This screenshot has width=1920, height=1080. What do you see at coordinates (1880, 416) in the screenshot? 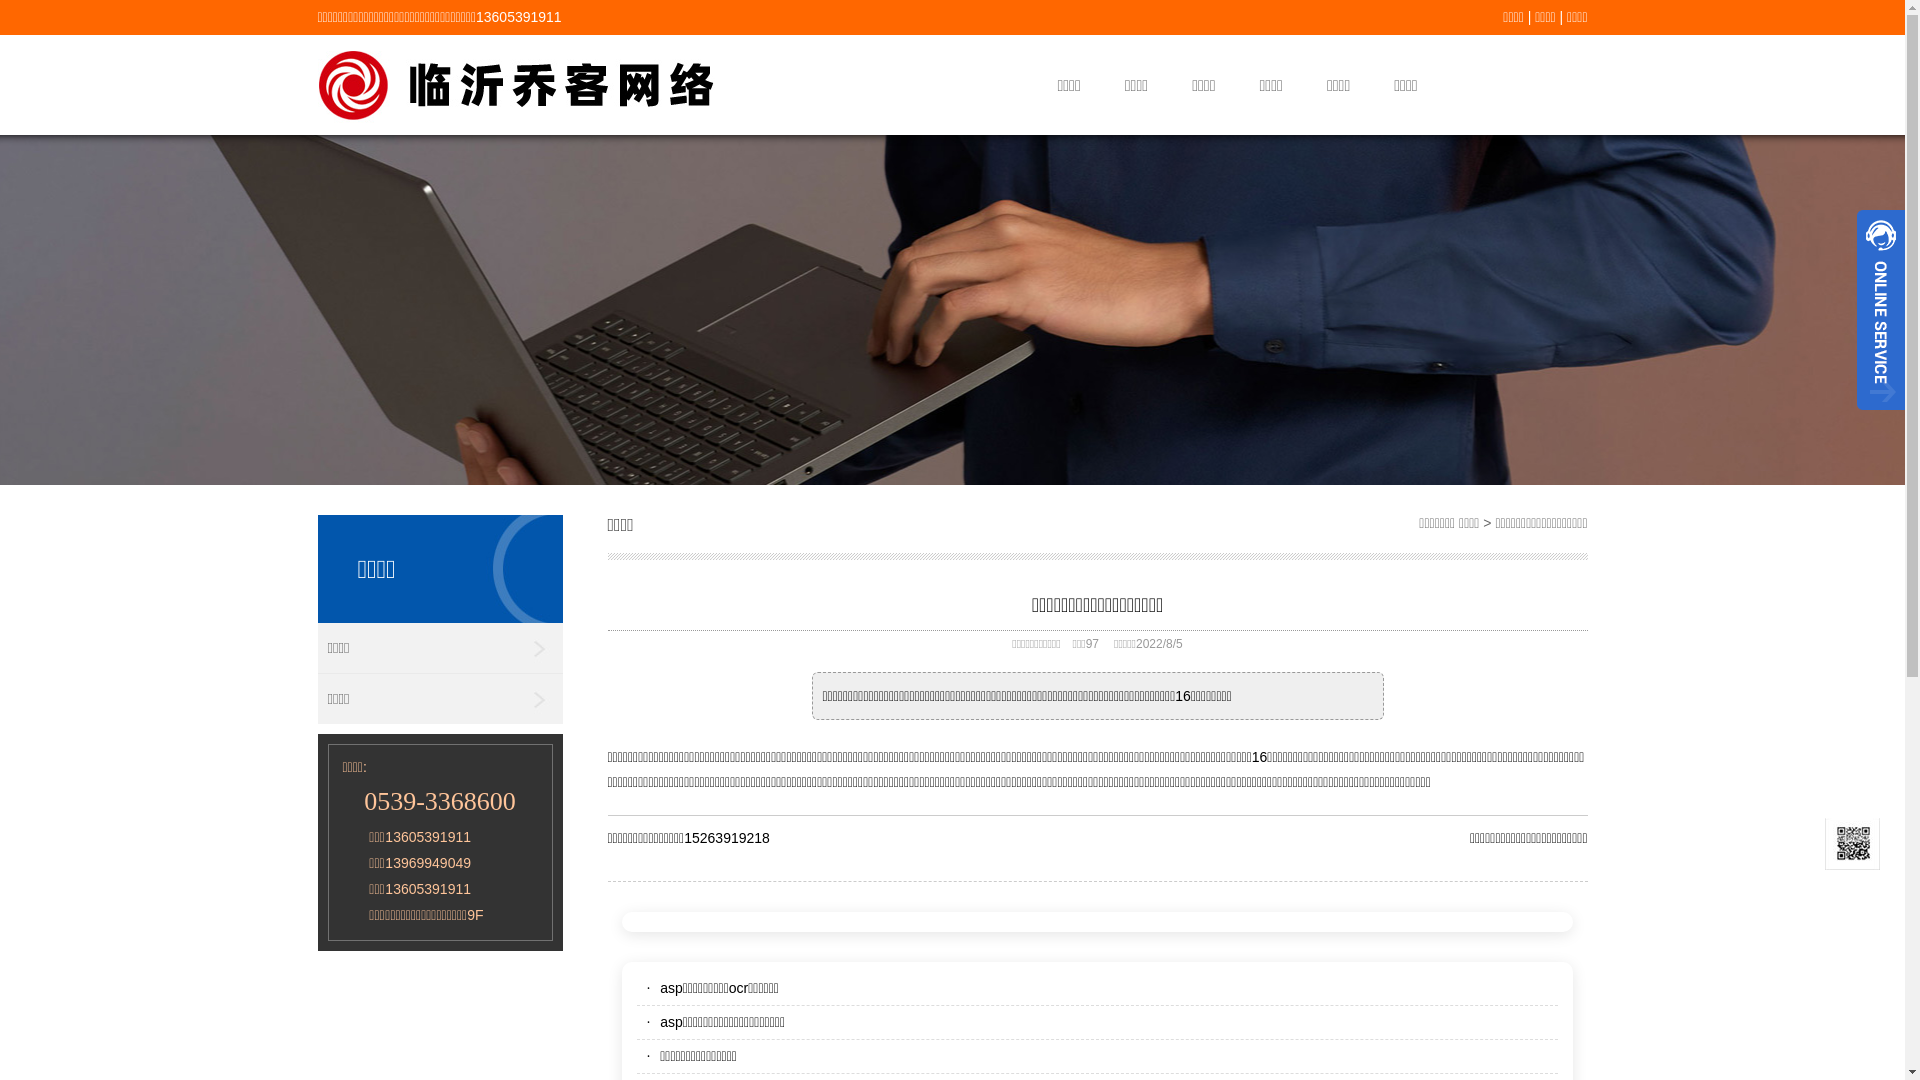
I see `'Close'` at bounding box center [1880, 416].